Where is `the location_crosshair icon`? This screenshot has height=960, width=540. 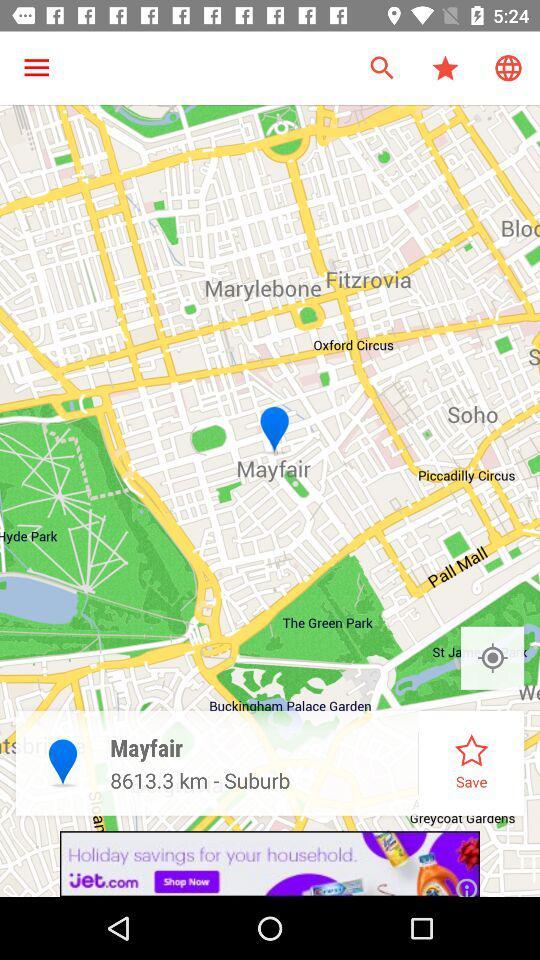 the location_crosshair icon is located at coordinates (491, 657).